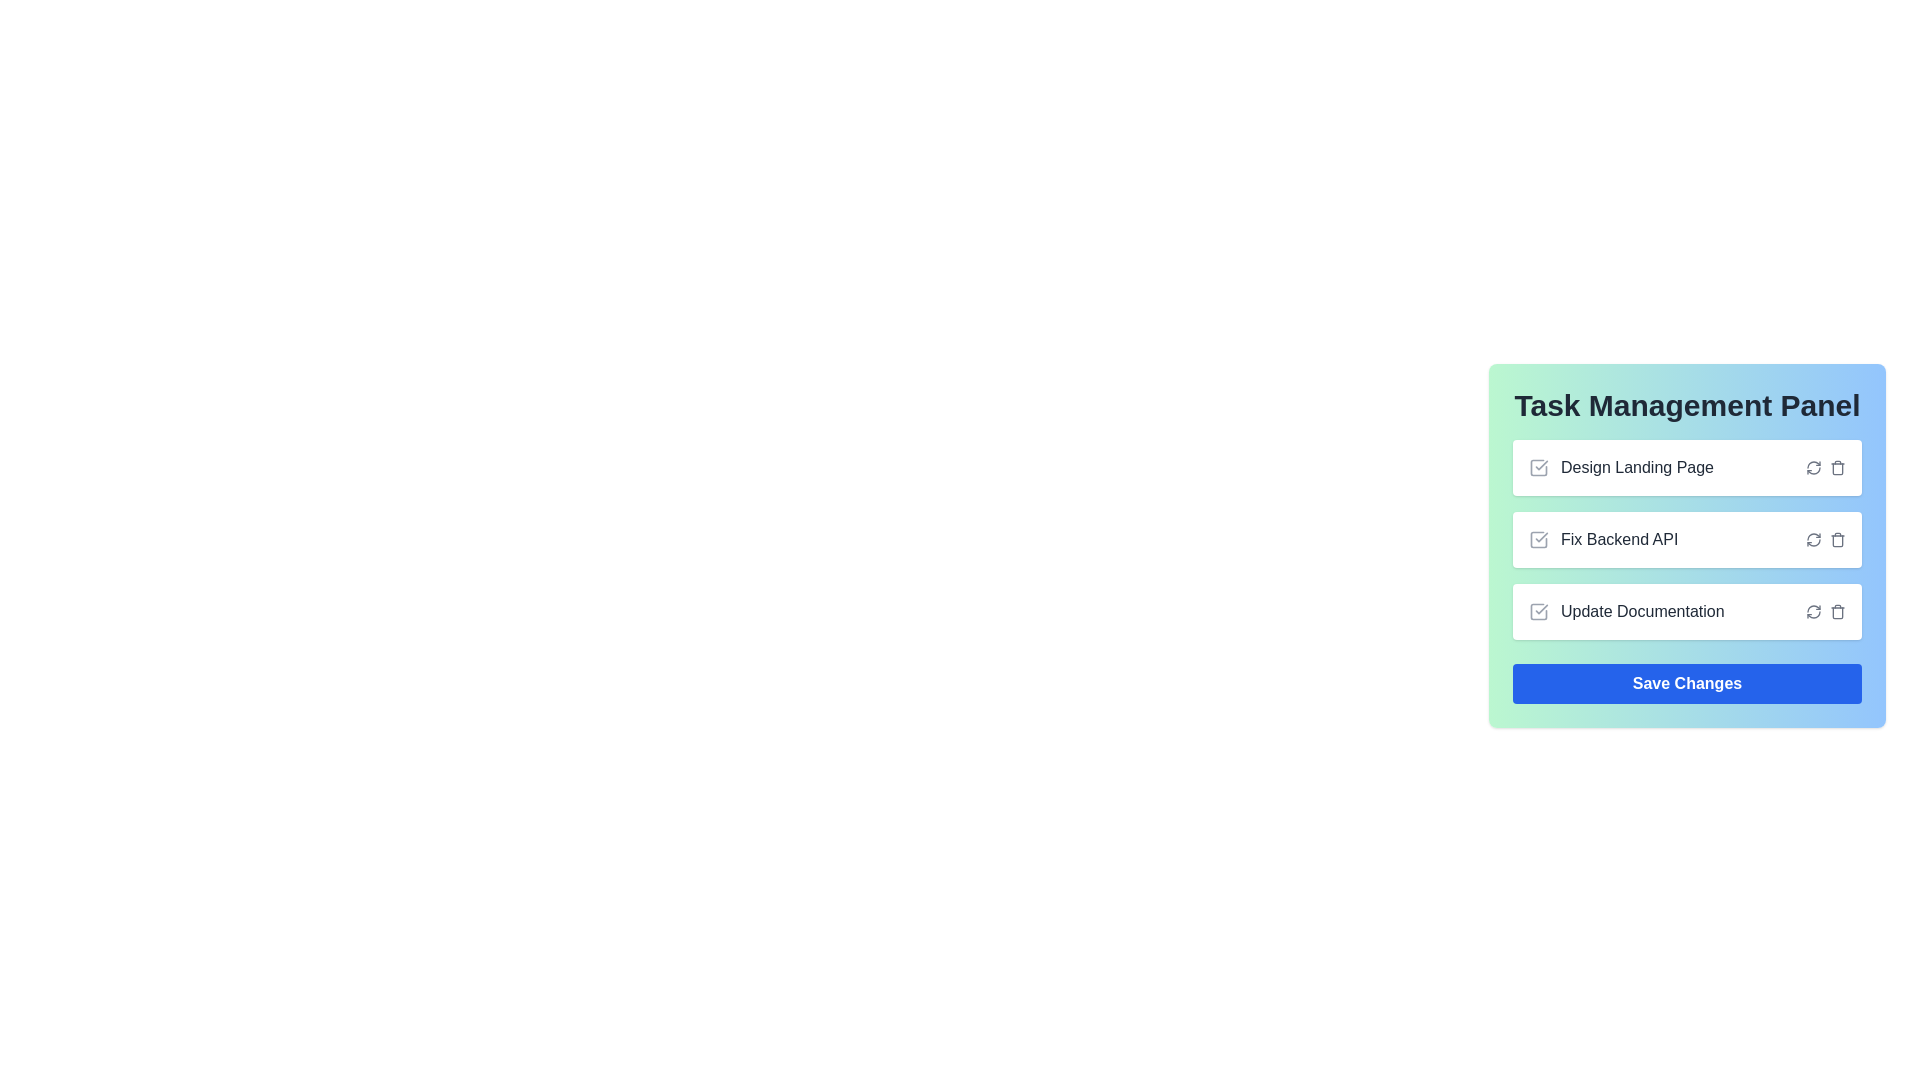 This screenshot has height=1080, width=1920. I want to click on the status indicator icon for the 'Design Landing Page' task in the Task Management Panel, so click(1538, 467).